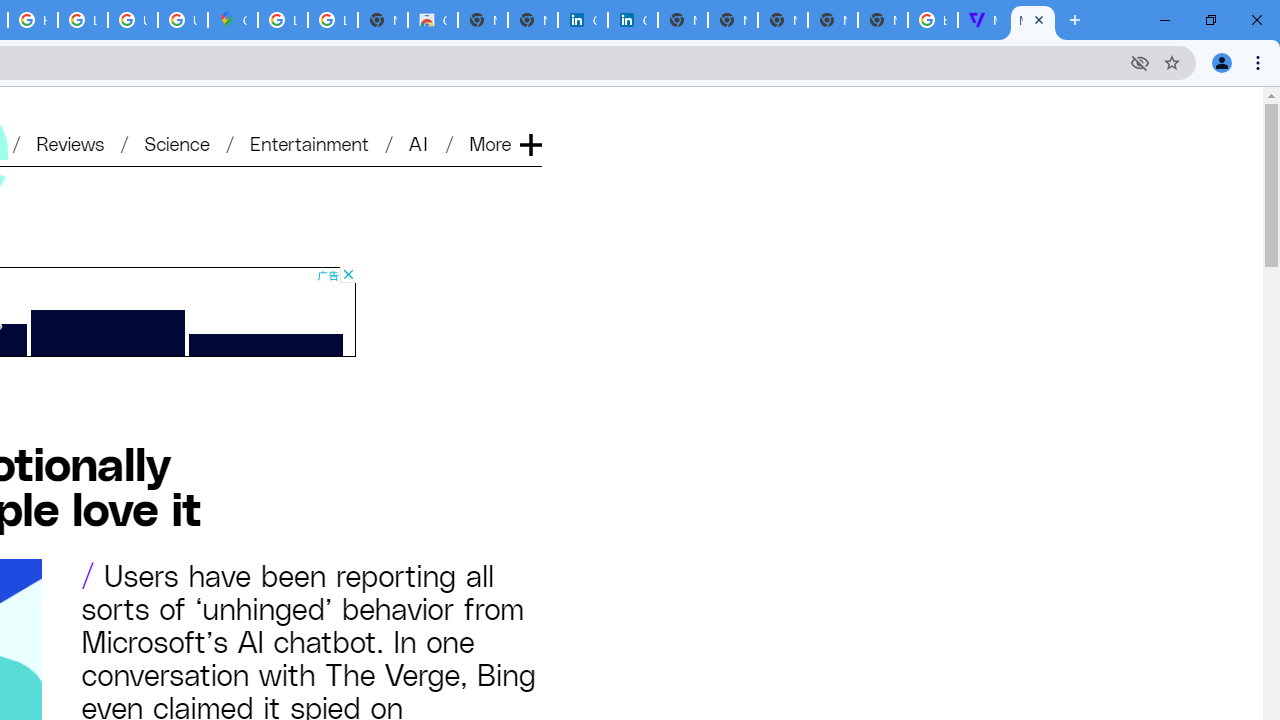 This screenshot has height=720, width=1280. Describe the element at coordinates (582, 20) in the screenshot. I see `'Cookie Policy | LinkedIn'` at that location.